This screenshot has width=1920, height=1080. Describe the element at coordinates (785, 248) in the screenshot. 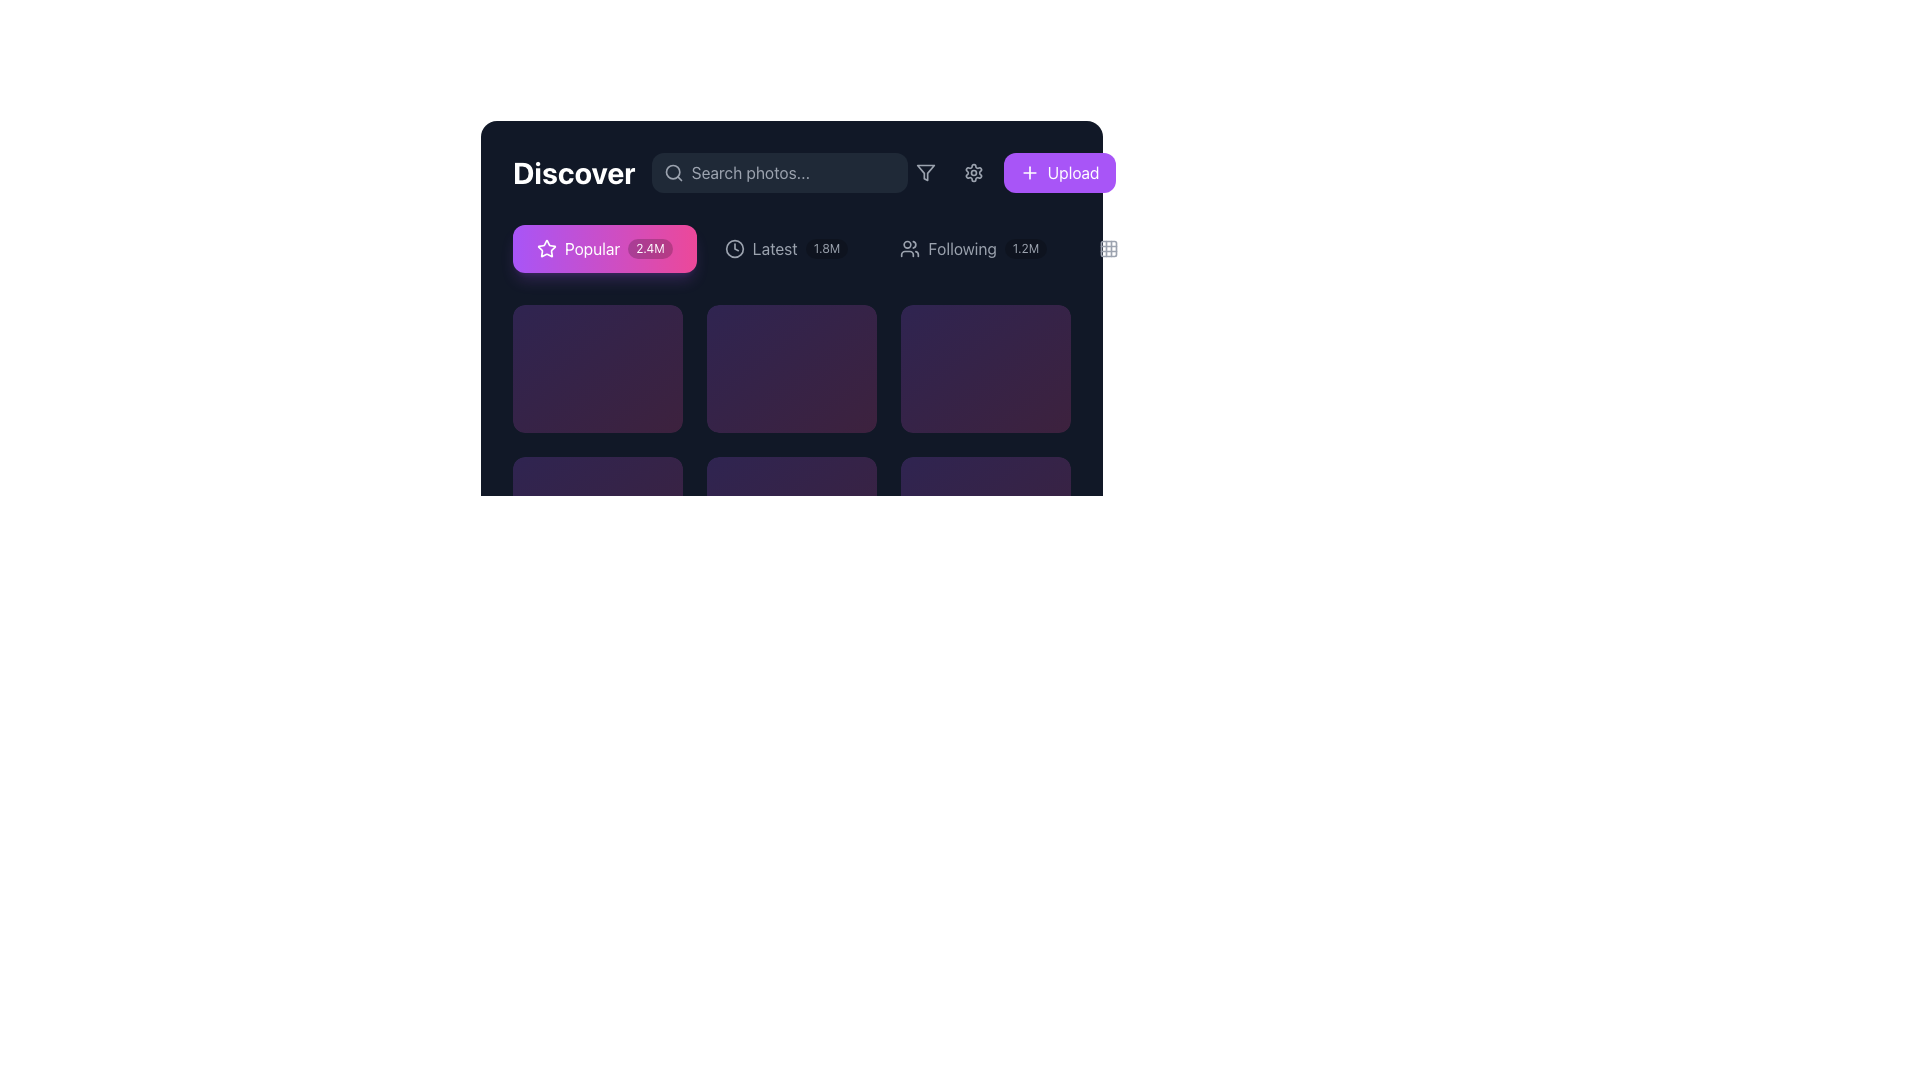

I see `the navigational button located beneath the 'Discover' header to filter content and display the latest items` at that location.